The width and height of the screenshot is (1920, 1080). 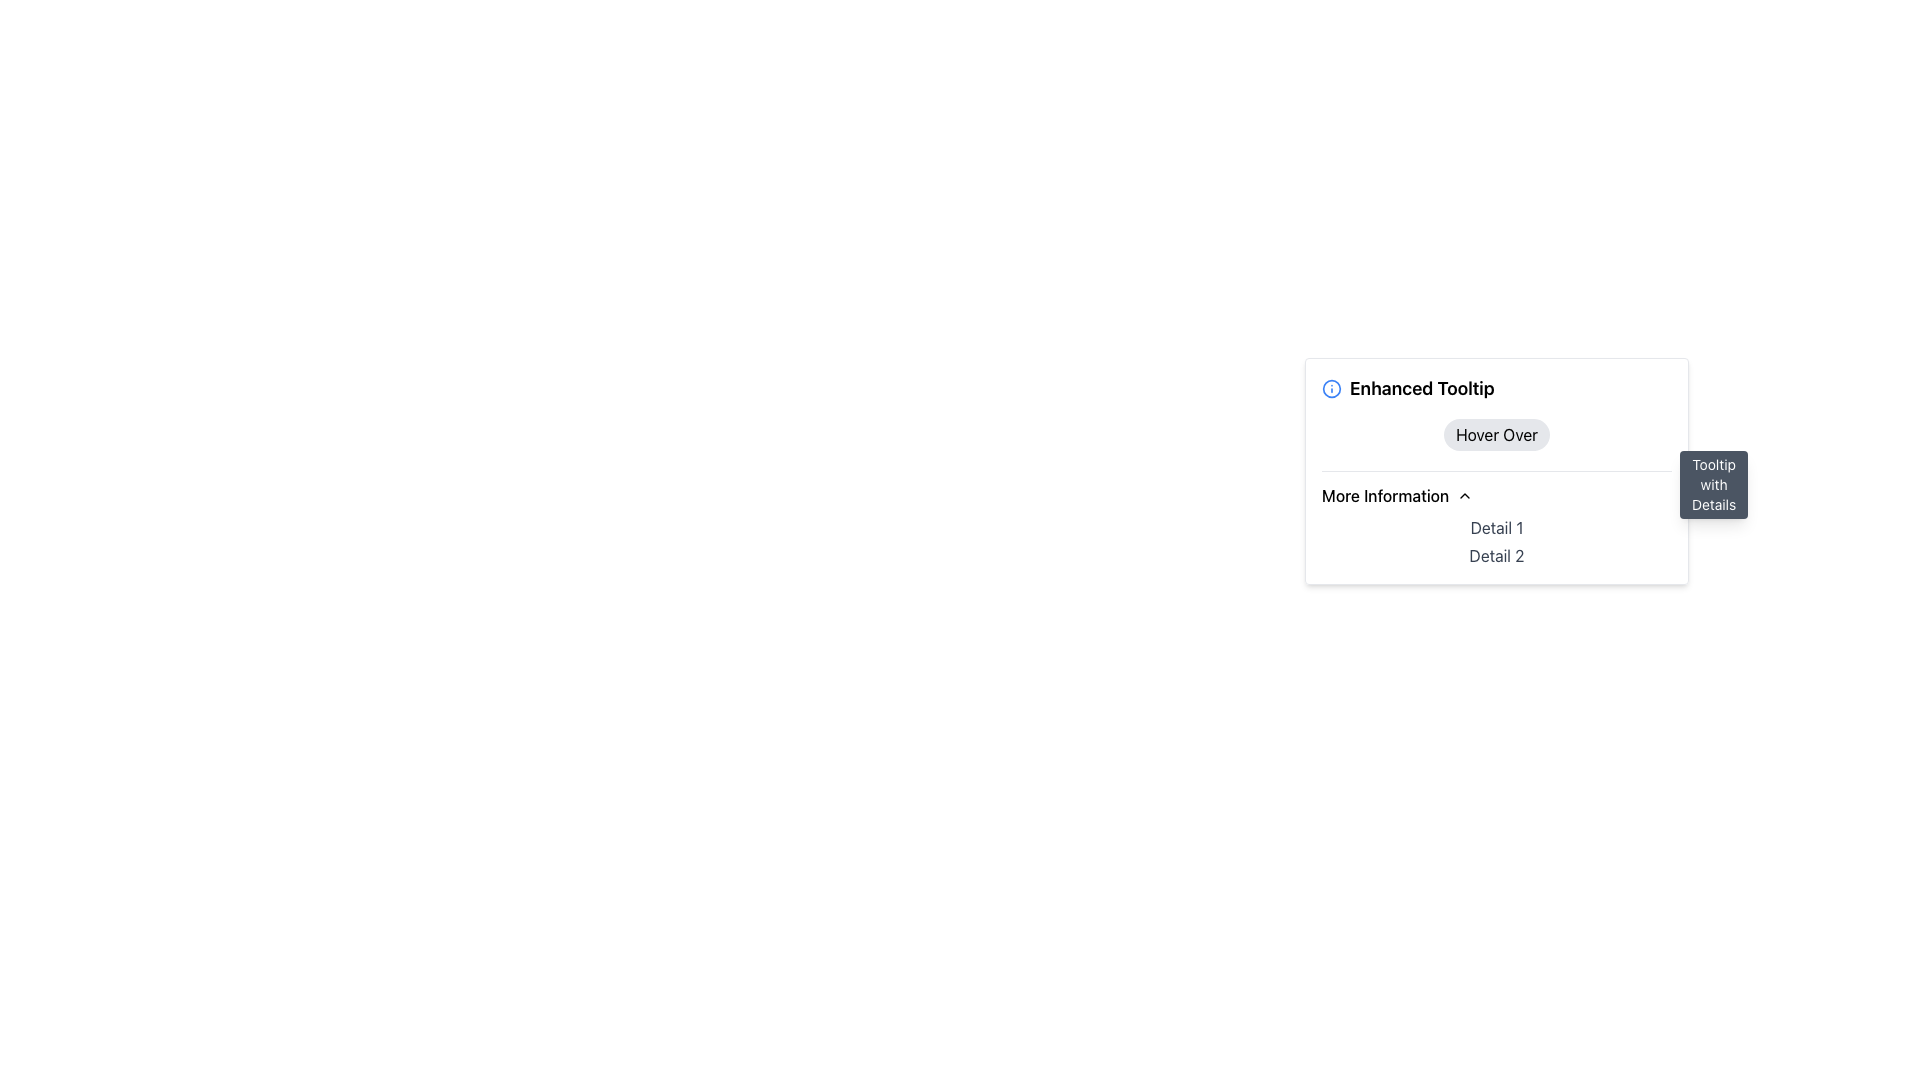 What do you see at coordinates (1421, 389) in the screenshot?
I see `text from the 'Enhanced Tooltip' label, which is displayed in larger bold font and is visually emphasized, located next to a blue information icon` at bounding box center [1421, 389].